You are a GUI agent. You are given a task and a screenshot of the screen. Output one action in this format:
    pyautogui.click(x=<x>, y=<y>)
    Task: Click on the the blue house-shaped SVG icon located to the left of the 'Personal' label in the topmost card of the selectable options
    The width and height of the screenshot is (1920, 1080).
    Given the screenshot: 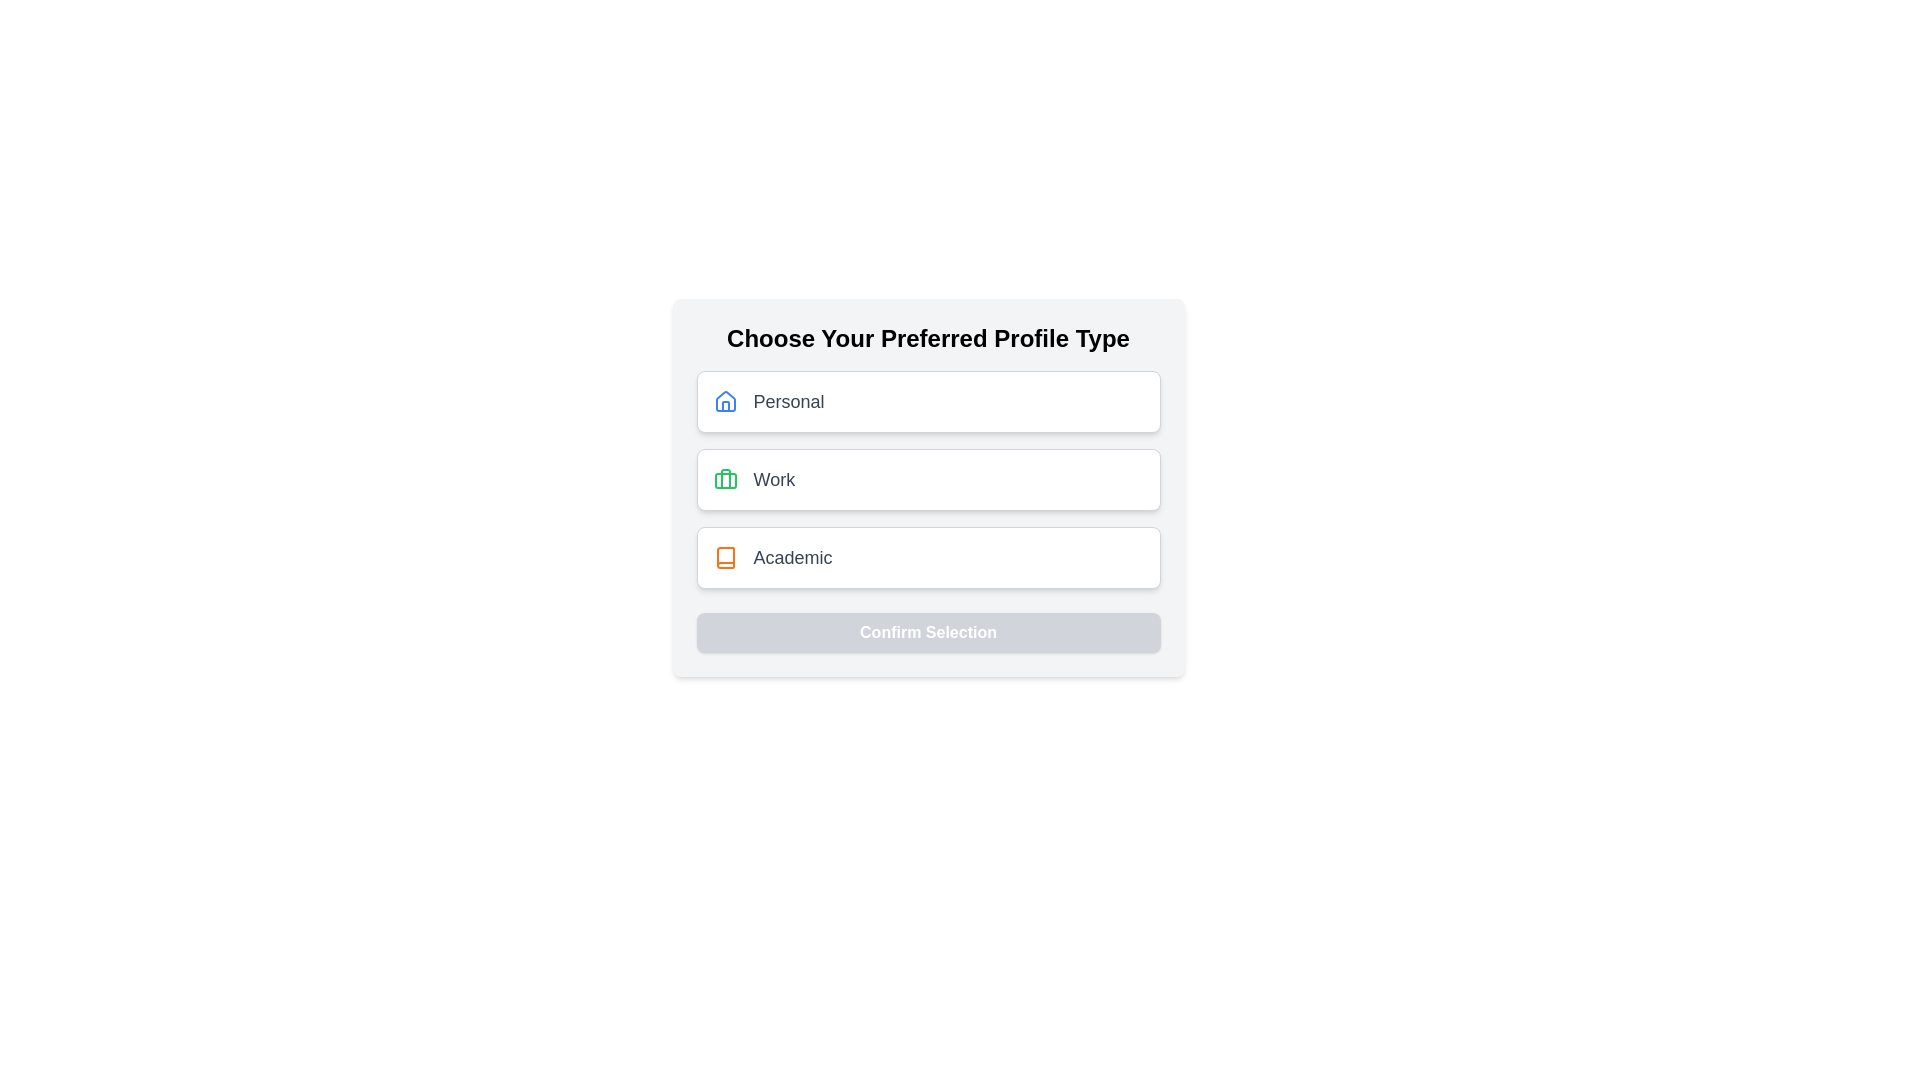 What is the action you would take?
    pyautogui.click(x=724, y=401)
    